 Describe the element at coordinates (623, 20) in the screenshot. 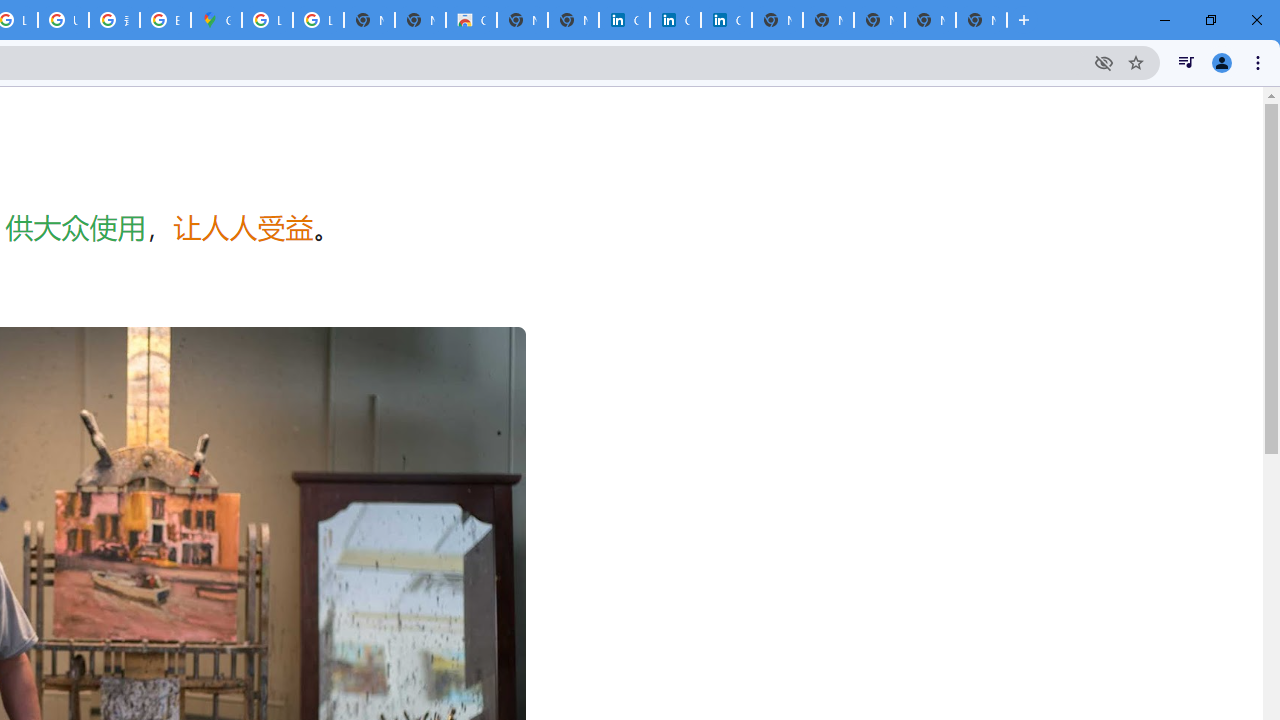

I see `'Cookie Policy | LinkedIn'` at that location.